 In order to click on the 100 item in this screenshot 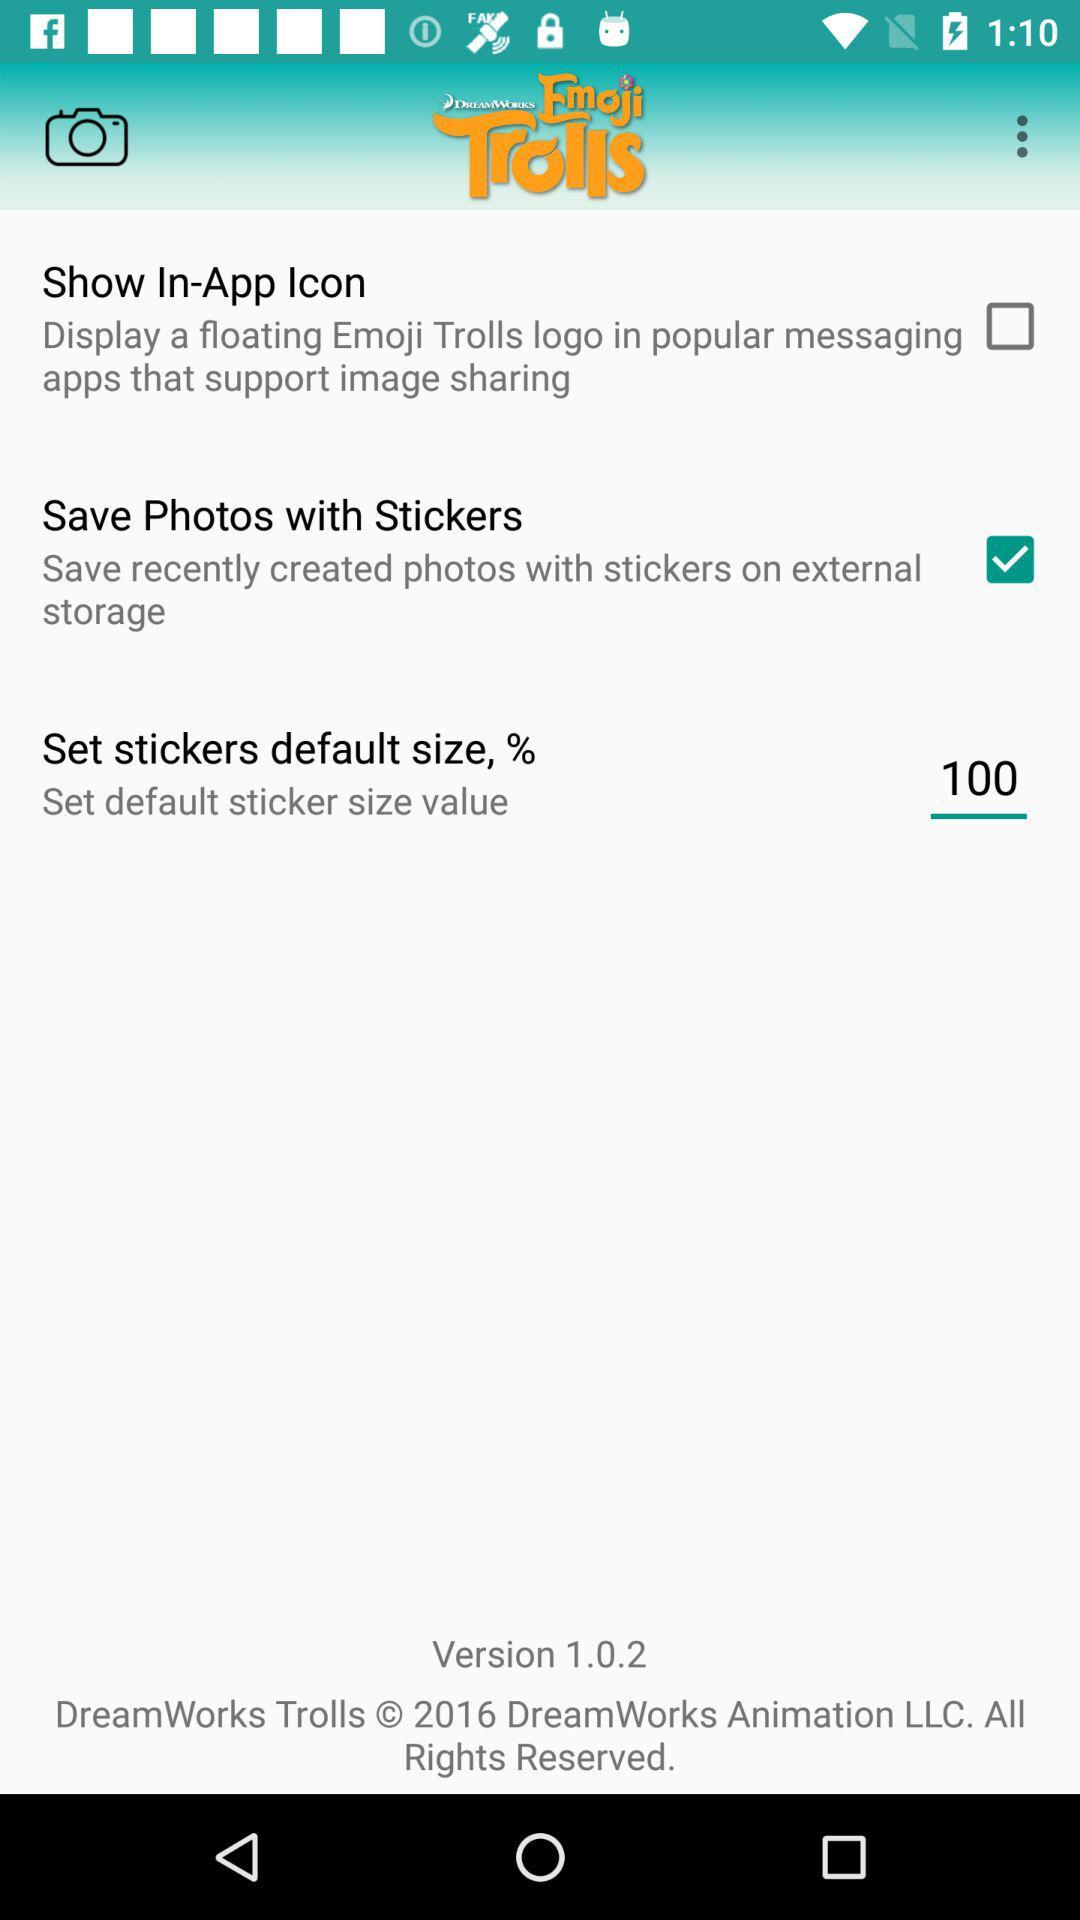, I will do `click(977, 776)`.